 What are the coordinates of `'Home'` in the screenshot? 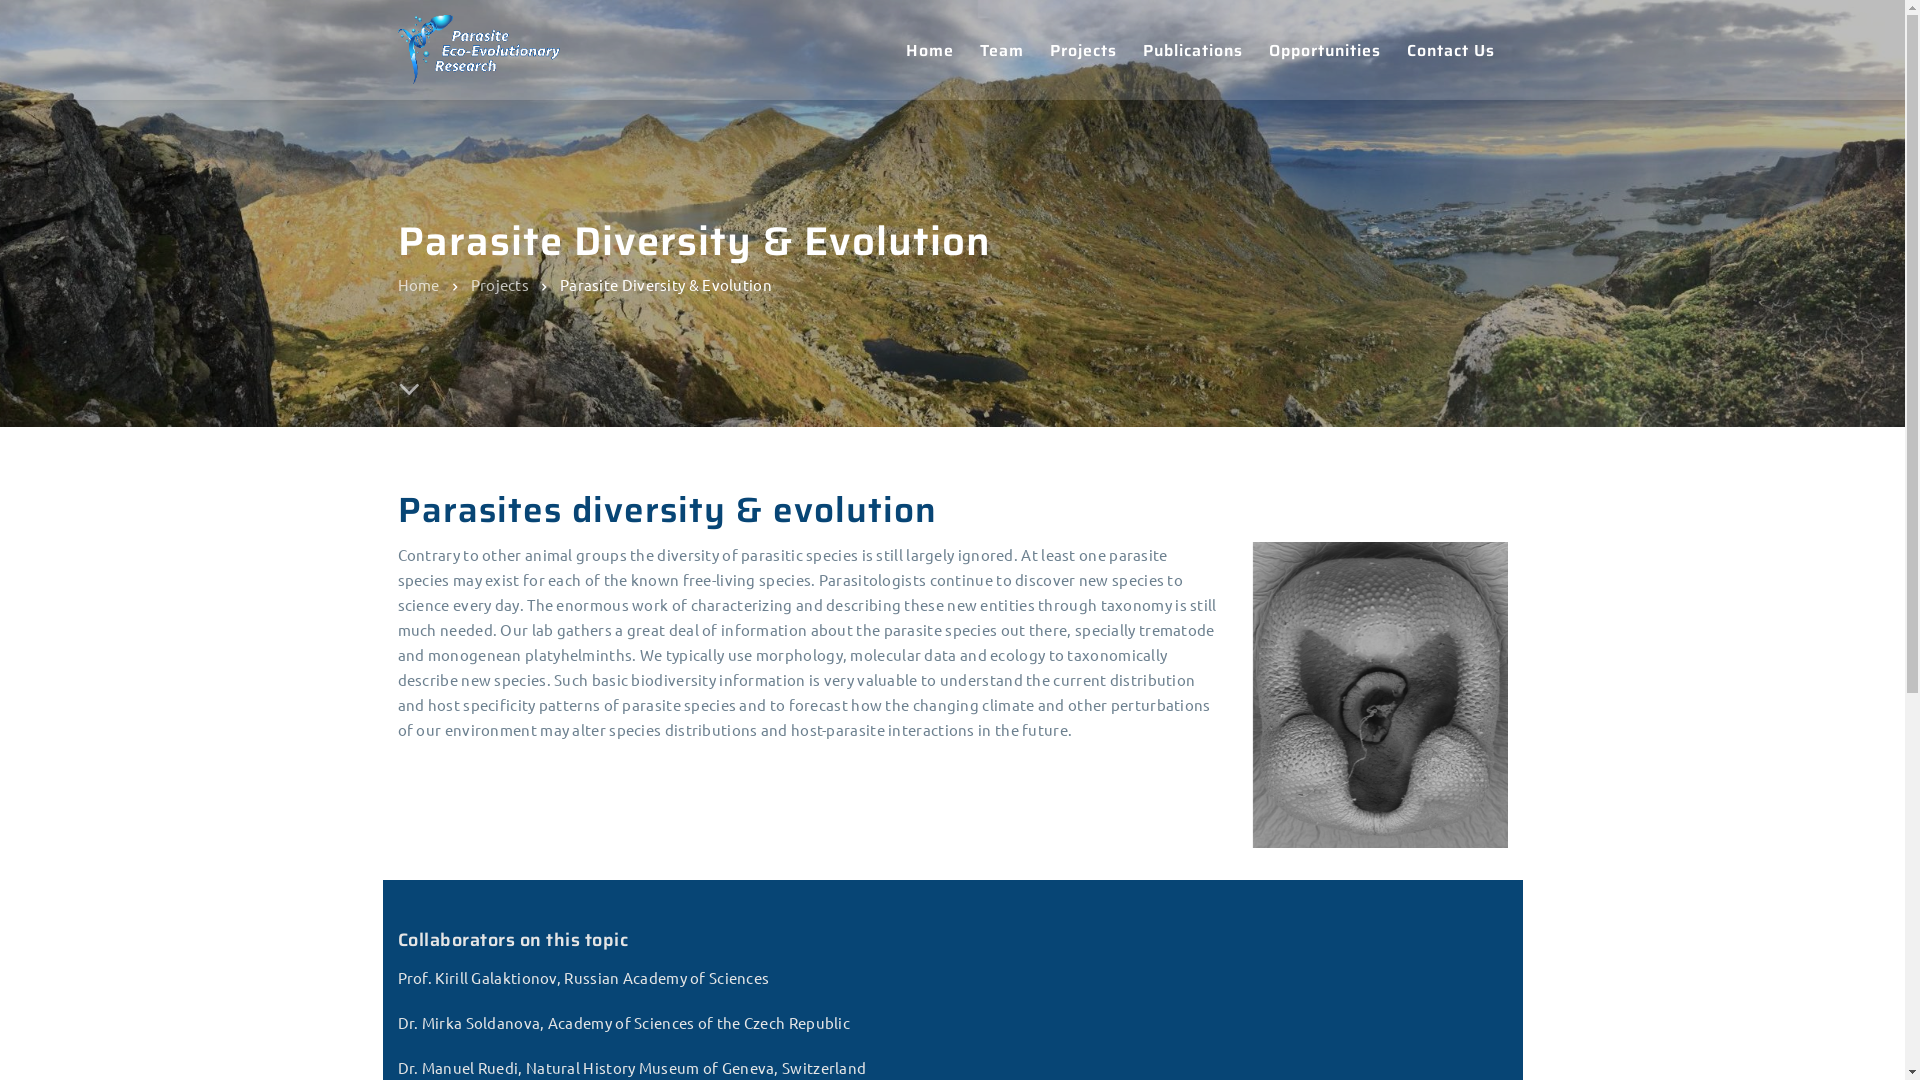 It's located at (928, 49).